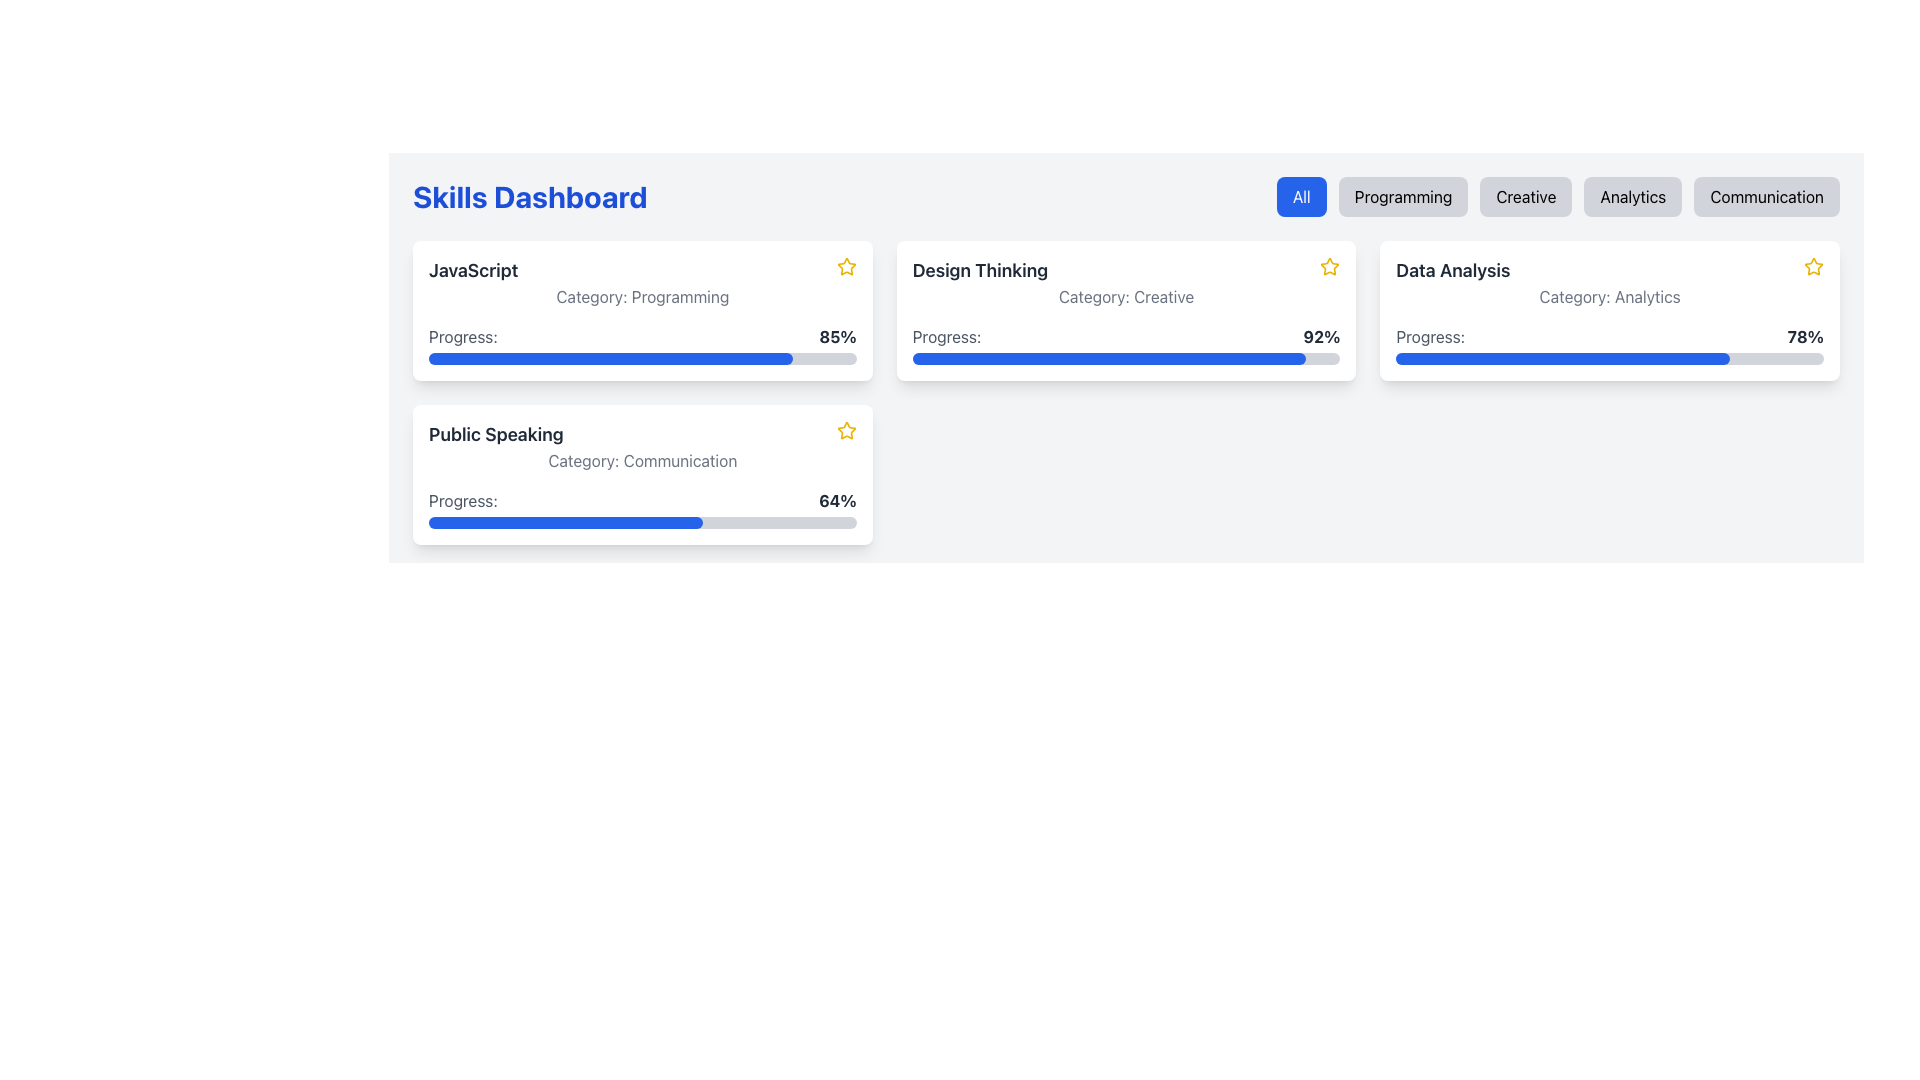 The width and height of the screenshot is (1920, 1080). I want to click on the filled portion of the progress bar located under the text 'Progress:' within the 'JavaScript' skill card at the top-left corner of the interface, so click(609, 357).